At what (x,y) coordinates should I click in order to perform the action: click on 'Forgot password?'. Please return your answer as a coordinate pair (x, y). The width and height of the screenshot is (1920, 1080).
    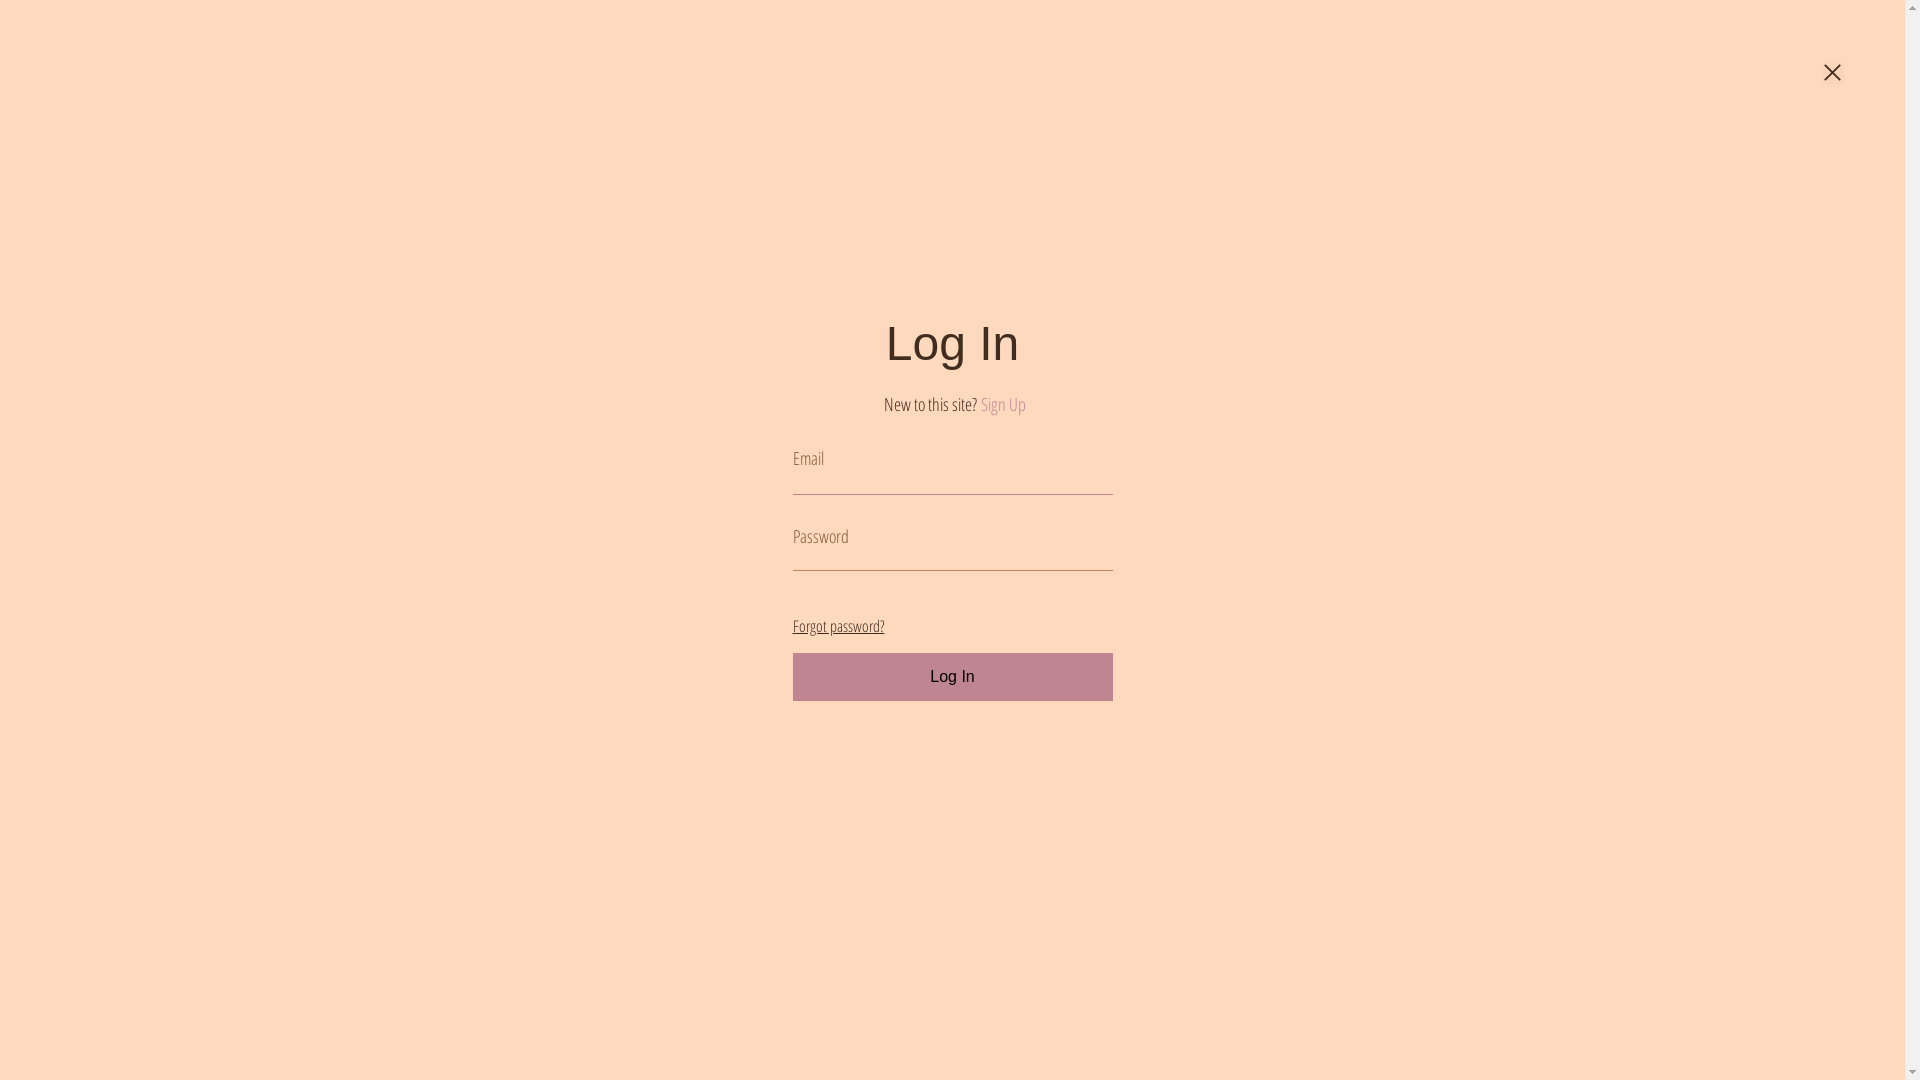
    Looking at the image, I should click on (838, 625).